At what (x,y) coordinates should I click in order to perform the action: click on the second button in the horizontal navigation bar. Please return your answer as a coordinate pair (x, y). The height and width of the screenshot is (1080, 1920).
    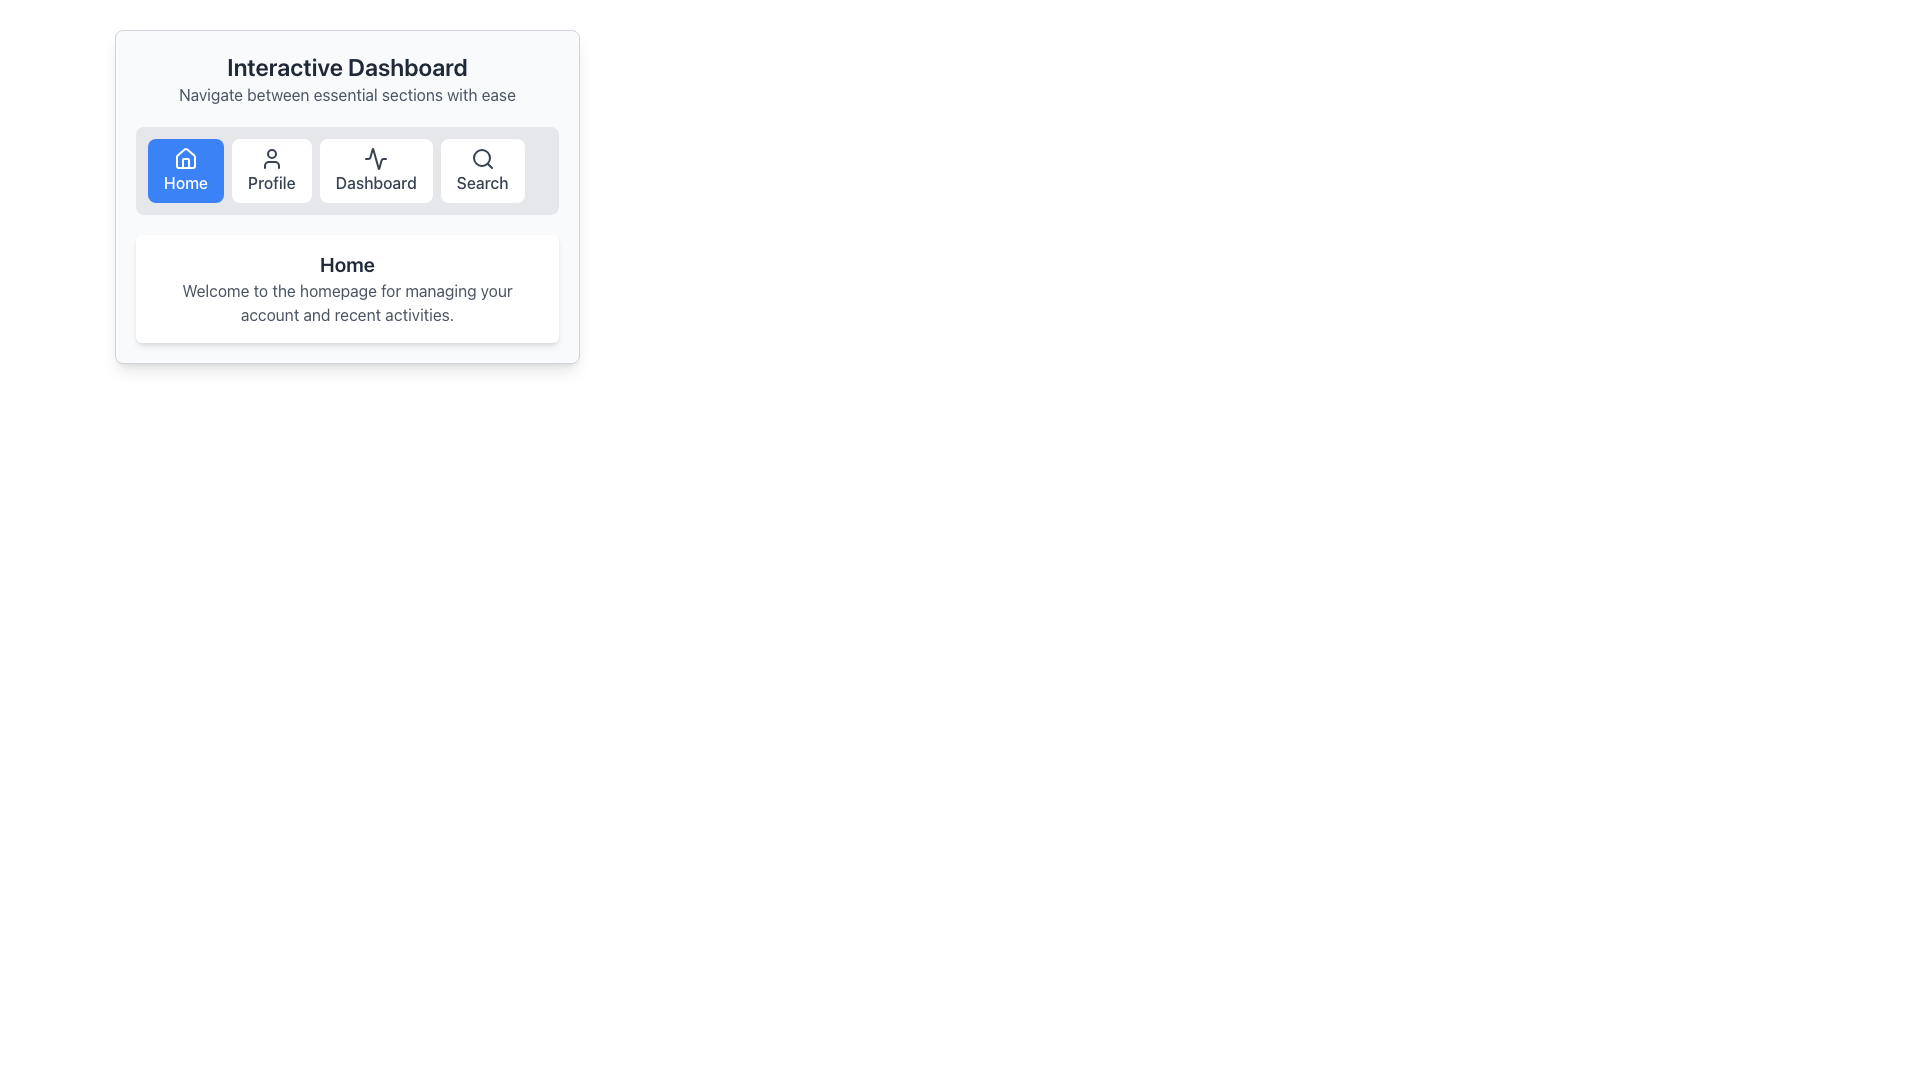
    Looking at the image, I should click on (270, 169).